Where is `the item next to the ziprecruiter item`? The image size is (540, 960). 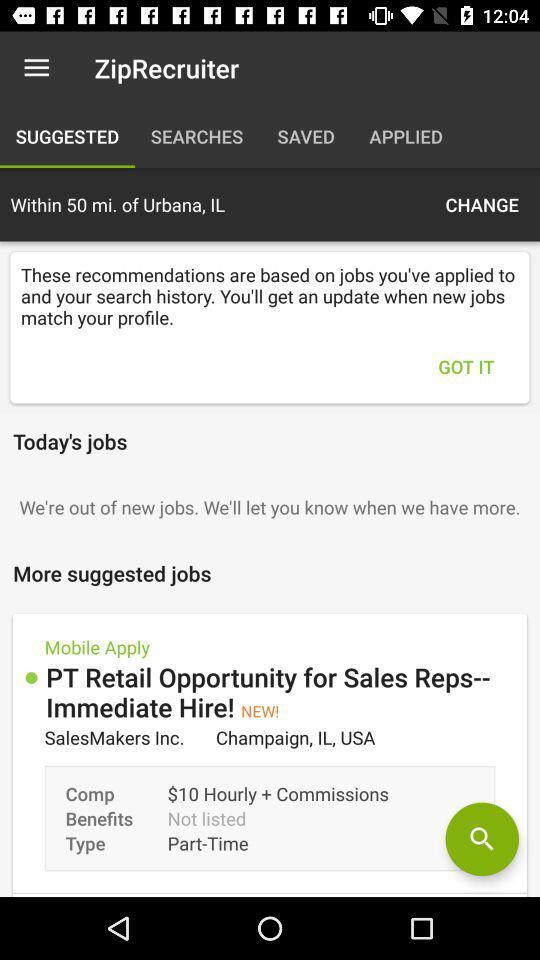 the item next to the ziprecruiter item is located at coordinates (36, 68).